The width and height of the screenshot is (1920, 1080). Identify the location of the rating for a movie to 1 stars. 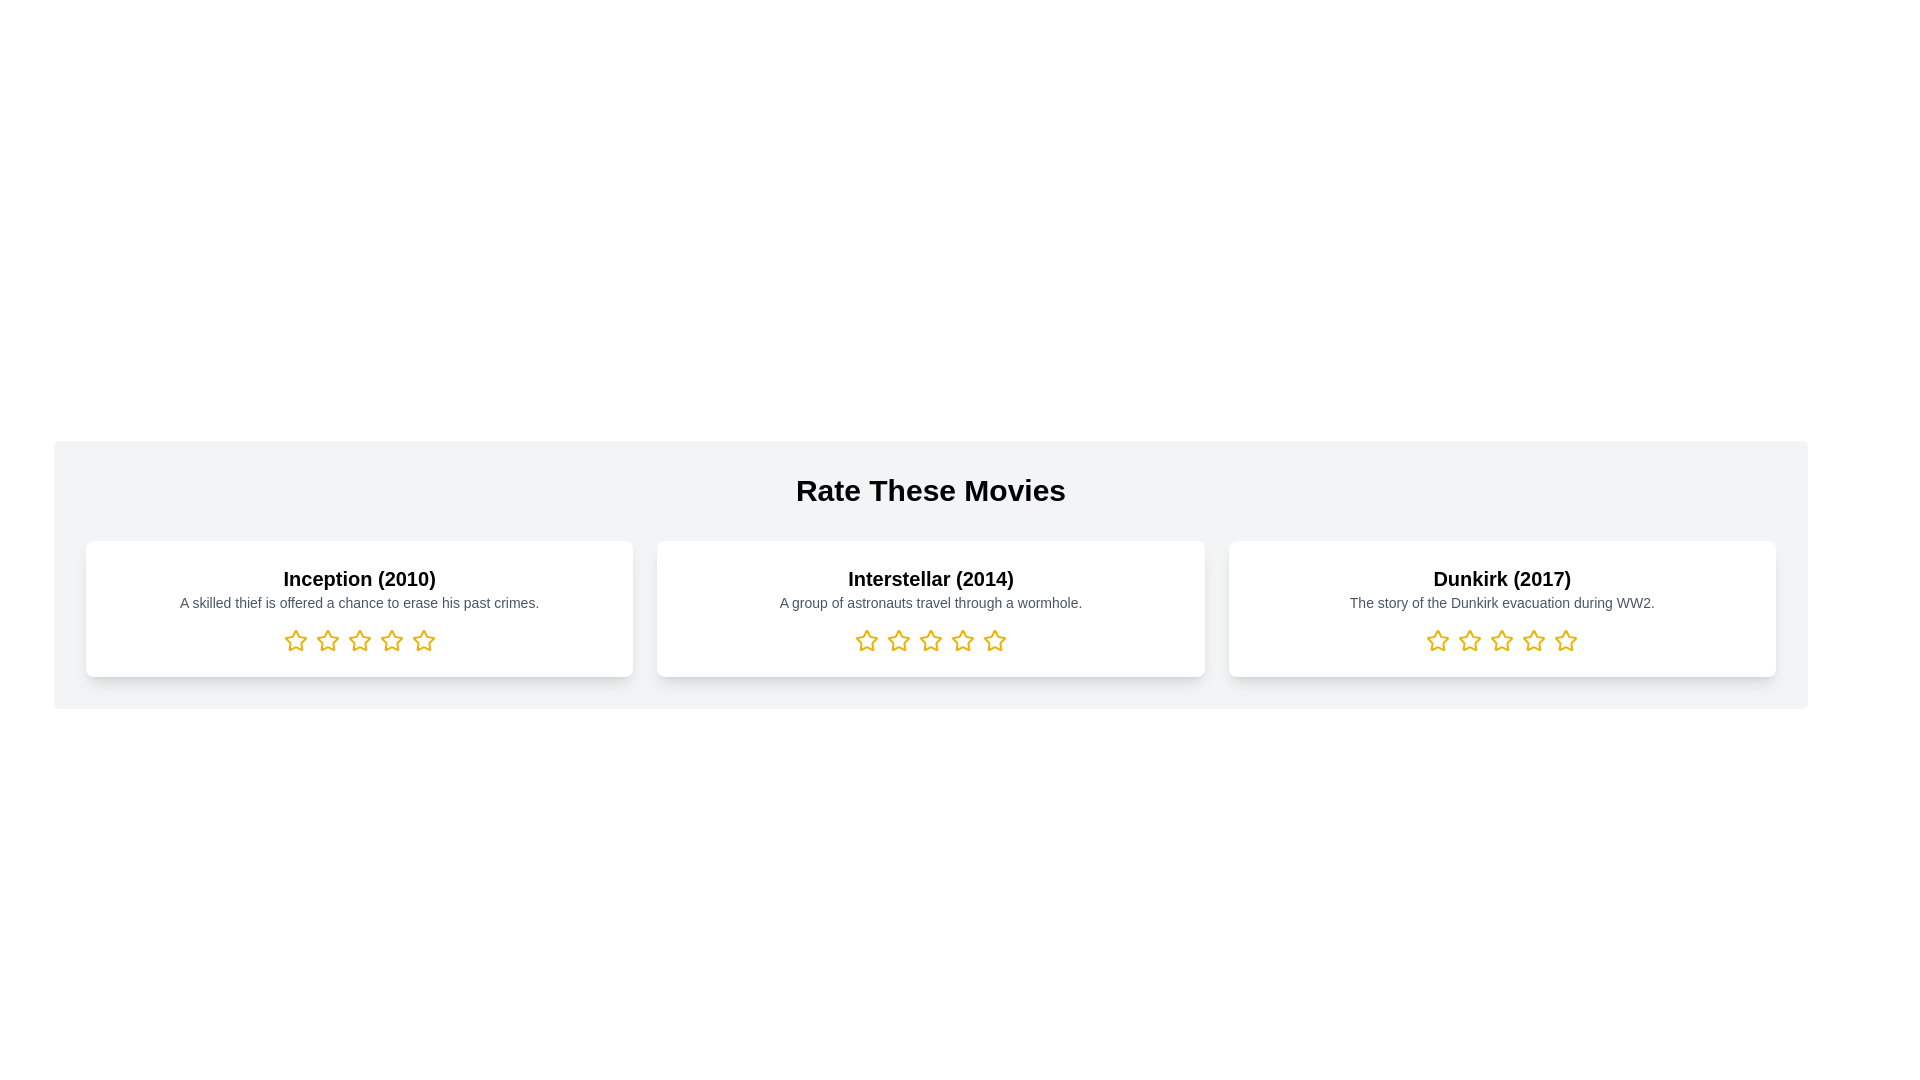
(294, 640).